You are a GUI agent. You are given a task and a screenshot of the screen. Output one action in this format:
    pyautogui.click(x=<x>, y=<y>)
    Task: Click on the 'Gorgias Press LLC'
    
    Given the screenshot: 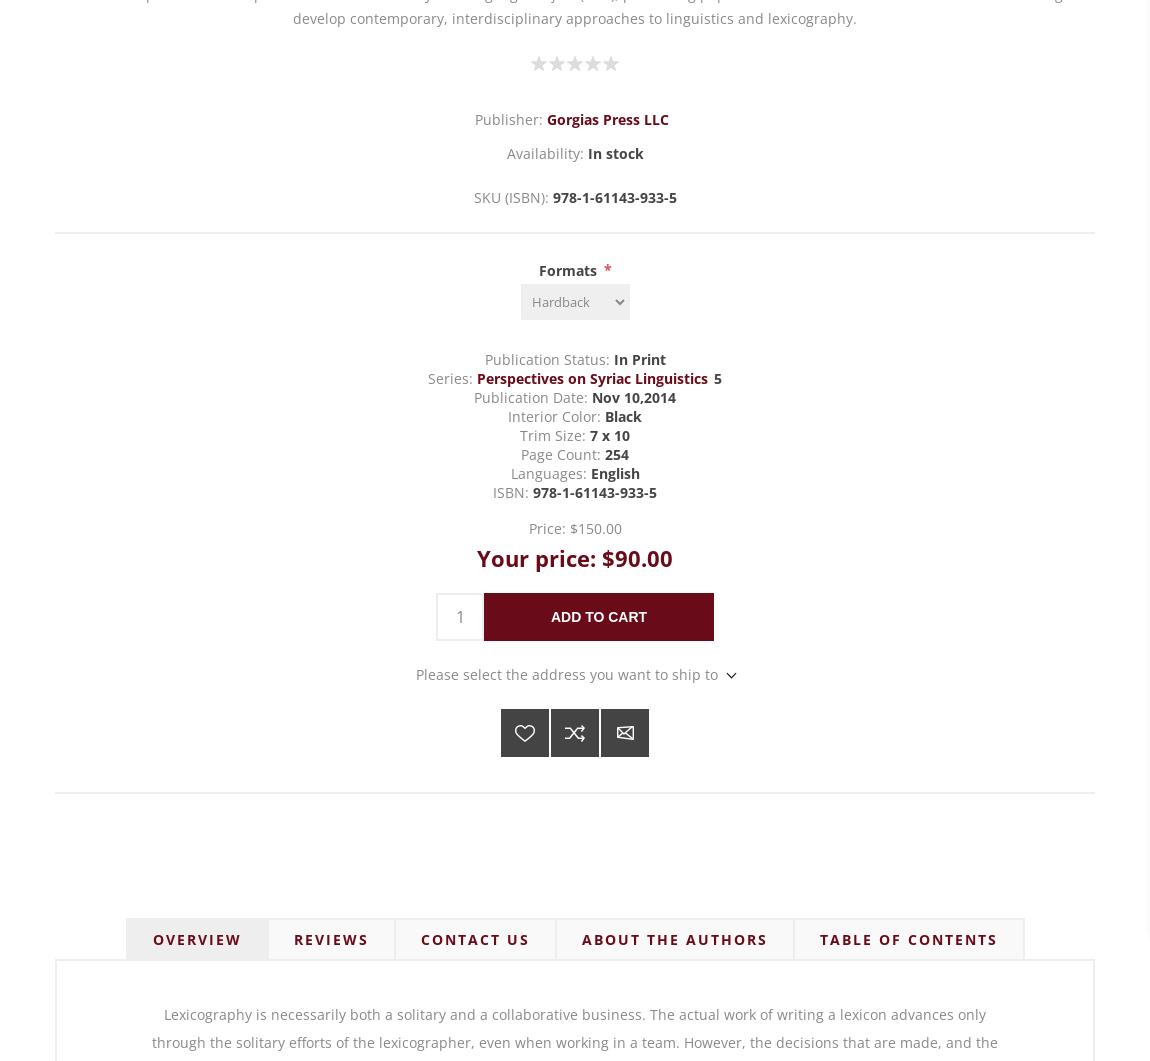 What is the action you would take?
    pyautogui.click(x=607, y=118)
    